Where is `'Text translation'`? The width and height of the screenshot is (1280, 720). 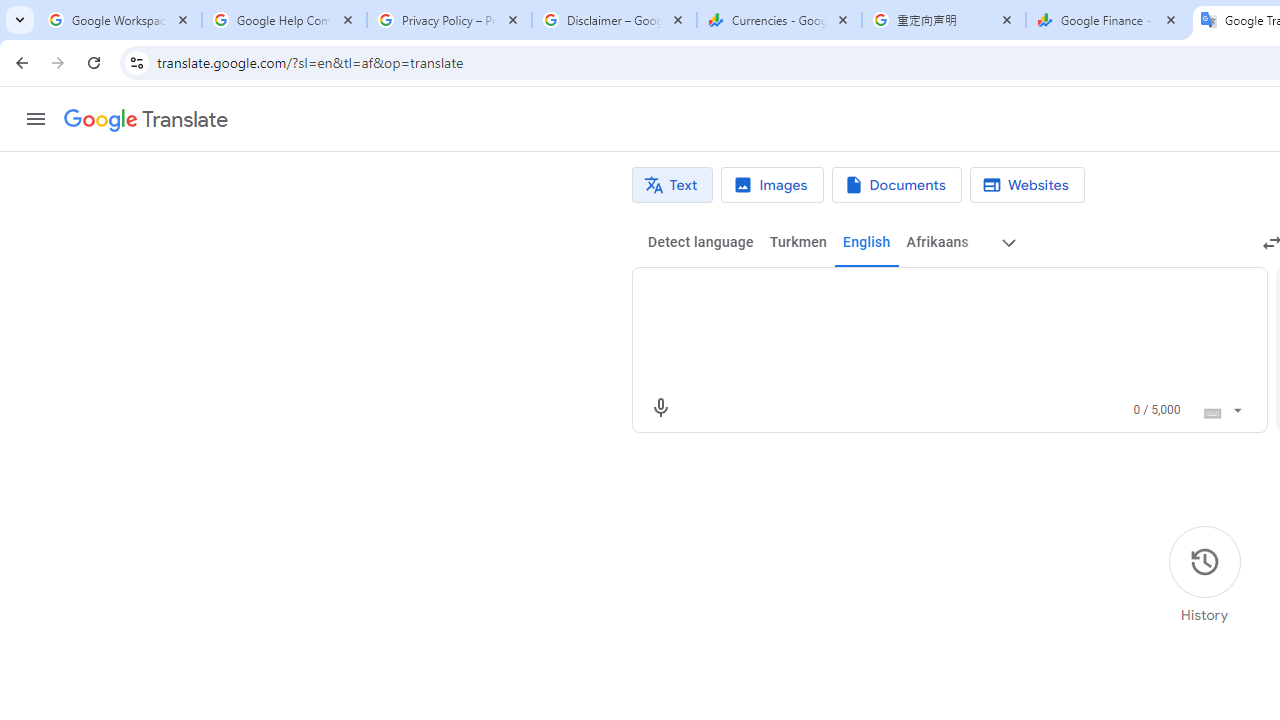 'Text translation' is located at coordinates (672, 185).